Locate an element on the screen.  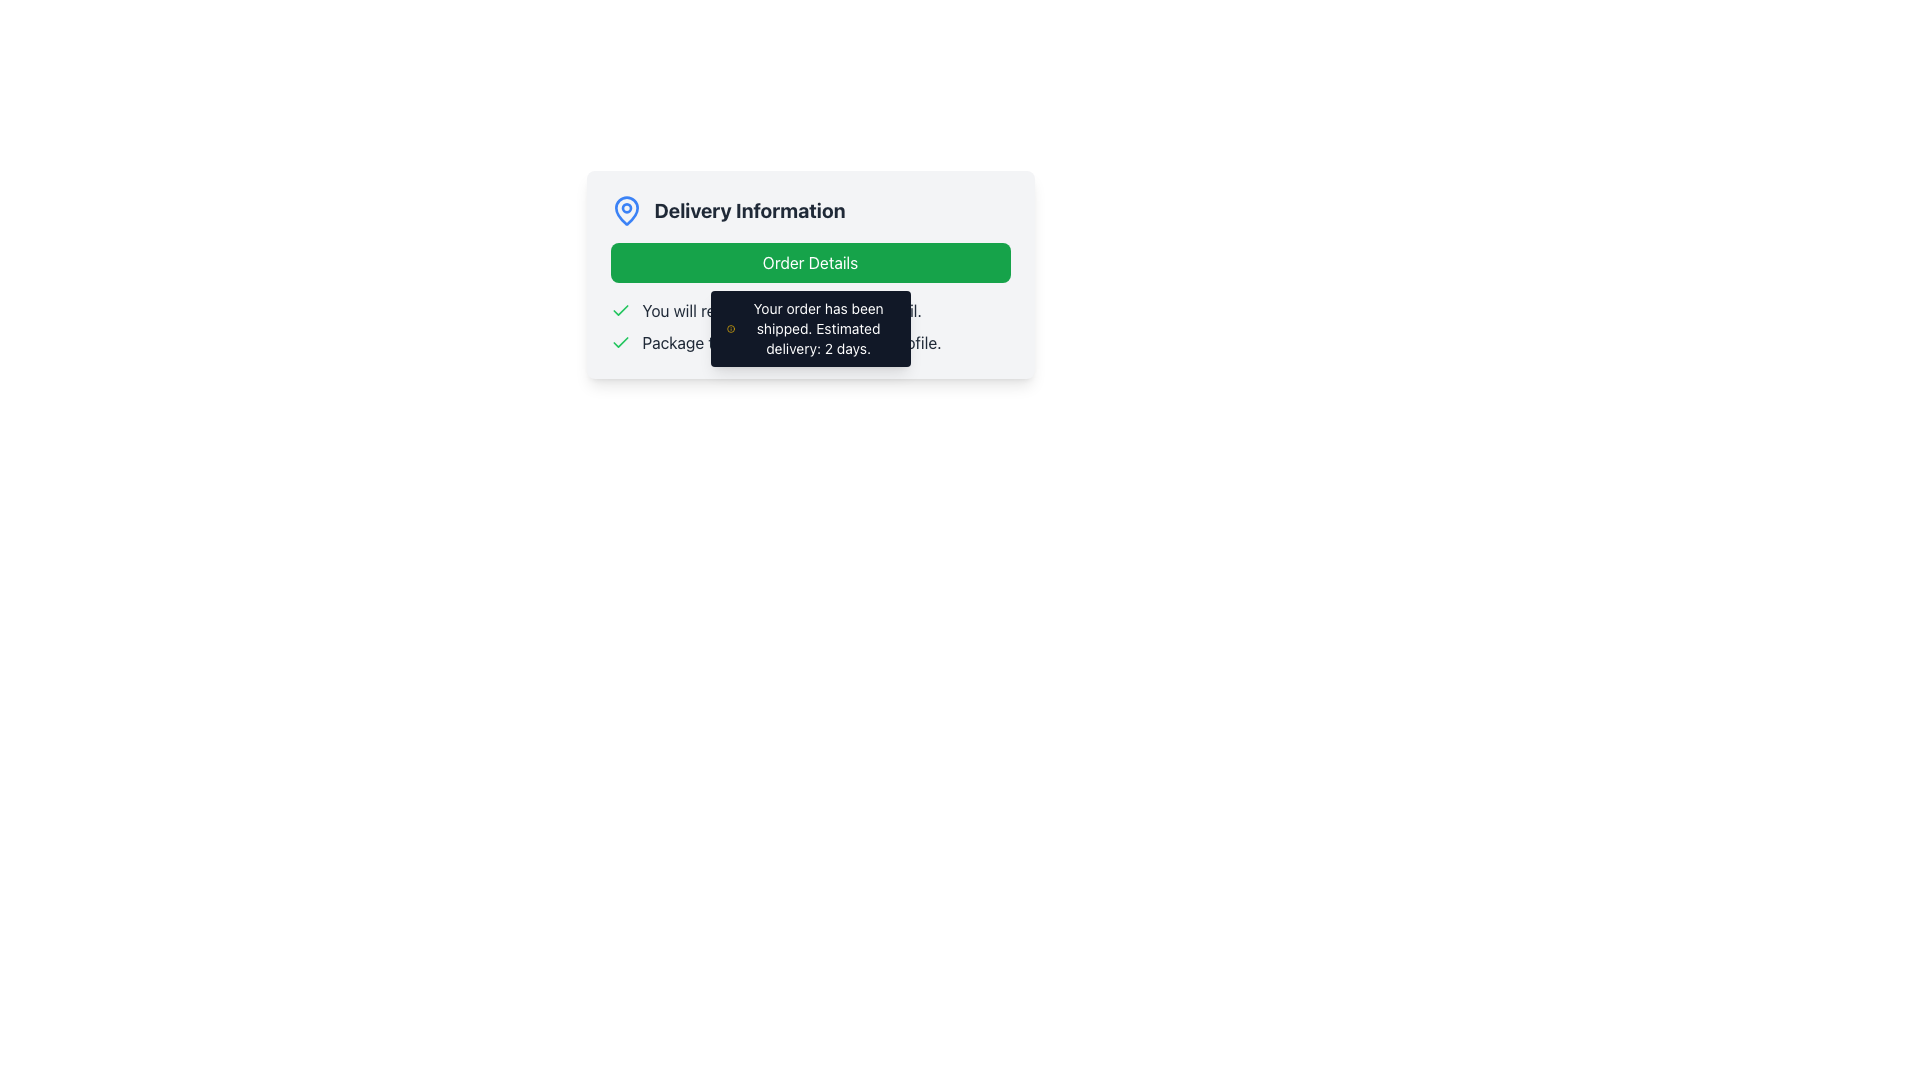
notification text block that informs the user about the availability of package tracking in their profile, located below a similar notification row and to the right of a green checkmark icon in the 'Delivery Information' section is located at coordinates (791, 342).